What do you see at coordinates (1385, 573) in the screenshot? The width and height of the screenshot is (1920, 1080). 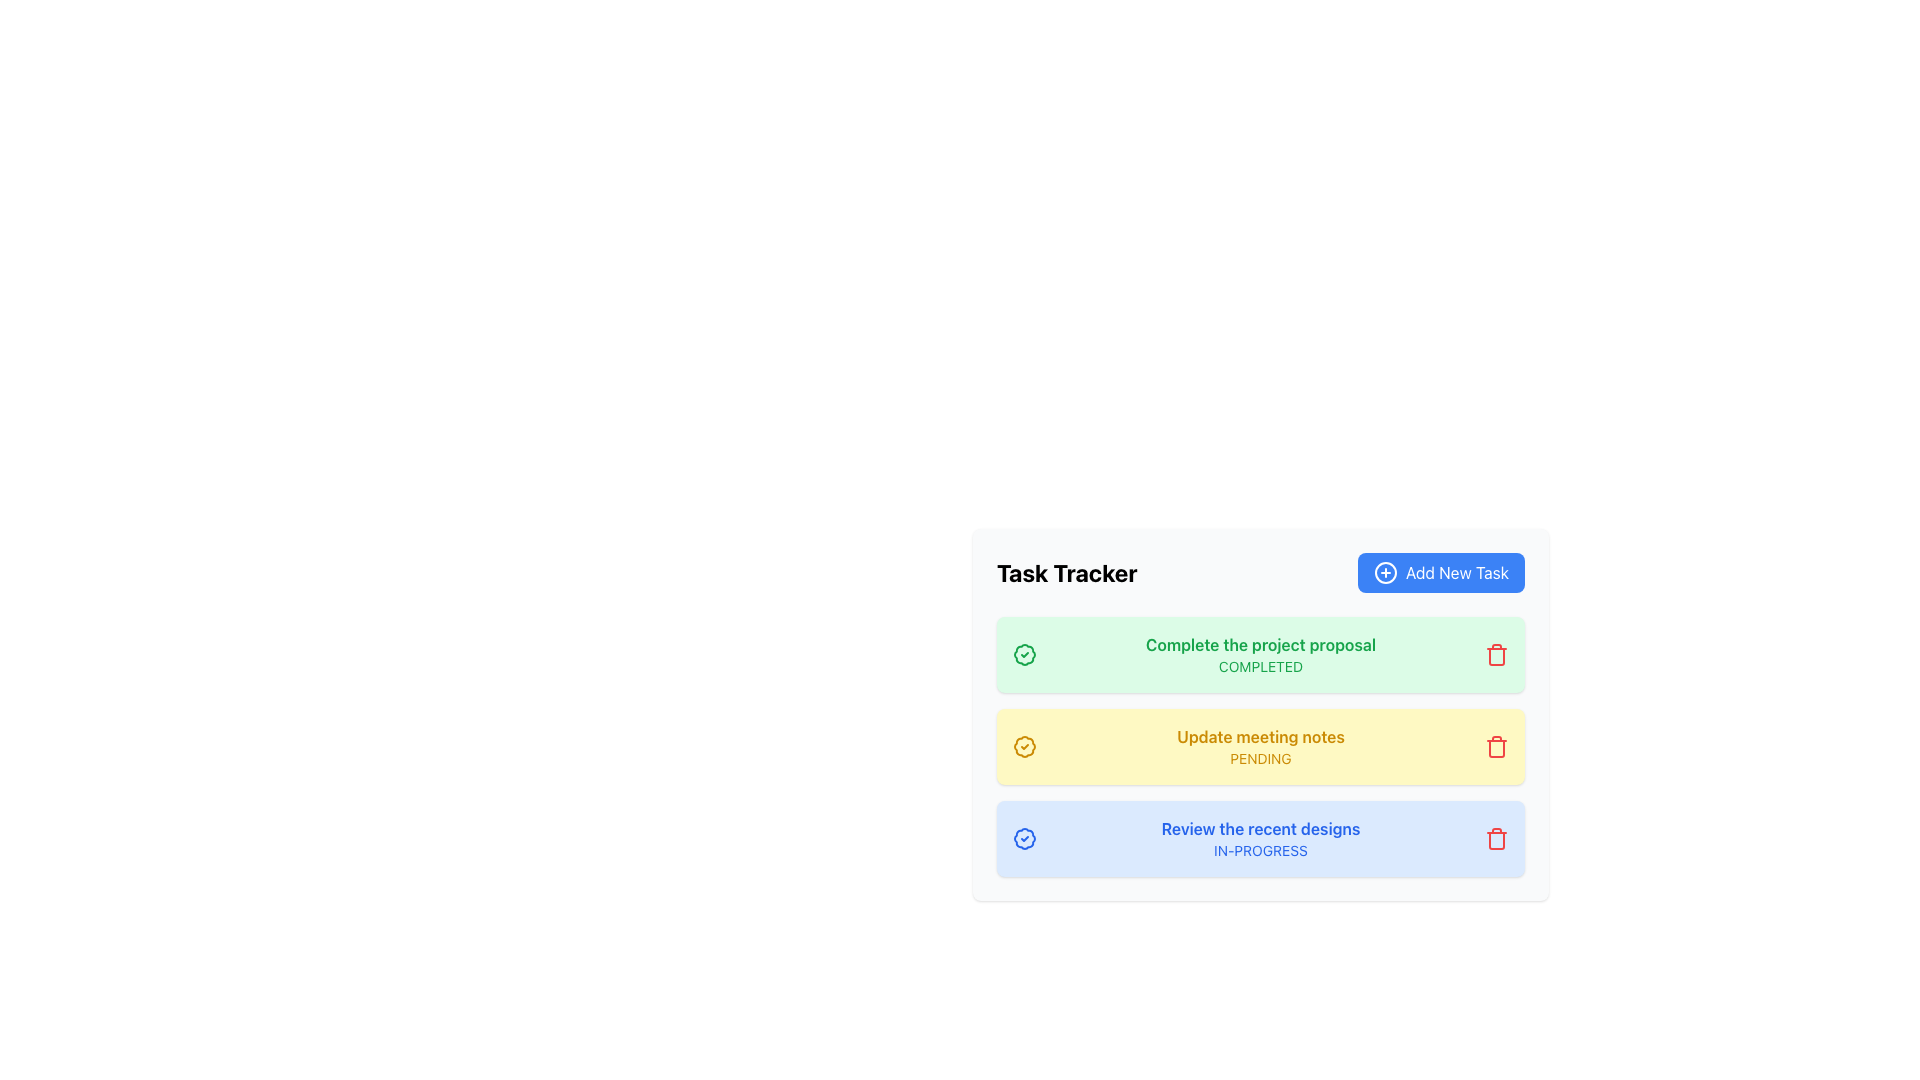 I see `the circular icon with a plus sign located on the left side of the 'Add New Task' button in the top-right corner of the task tracker section` at bounding box center [1385, 573].